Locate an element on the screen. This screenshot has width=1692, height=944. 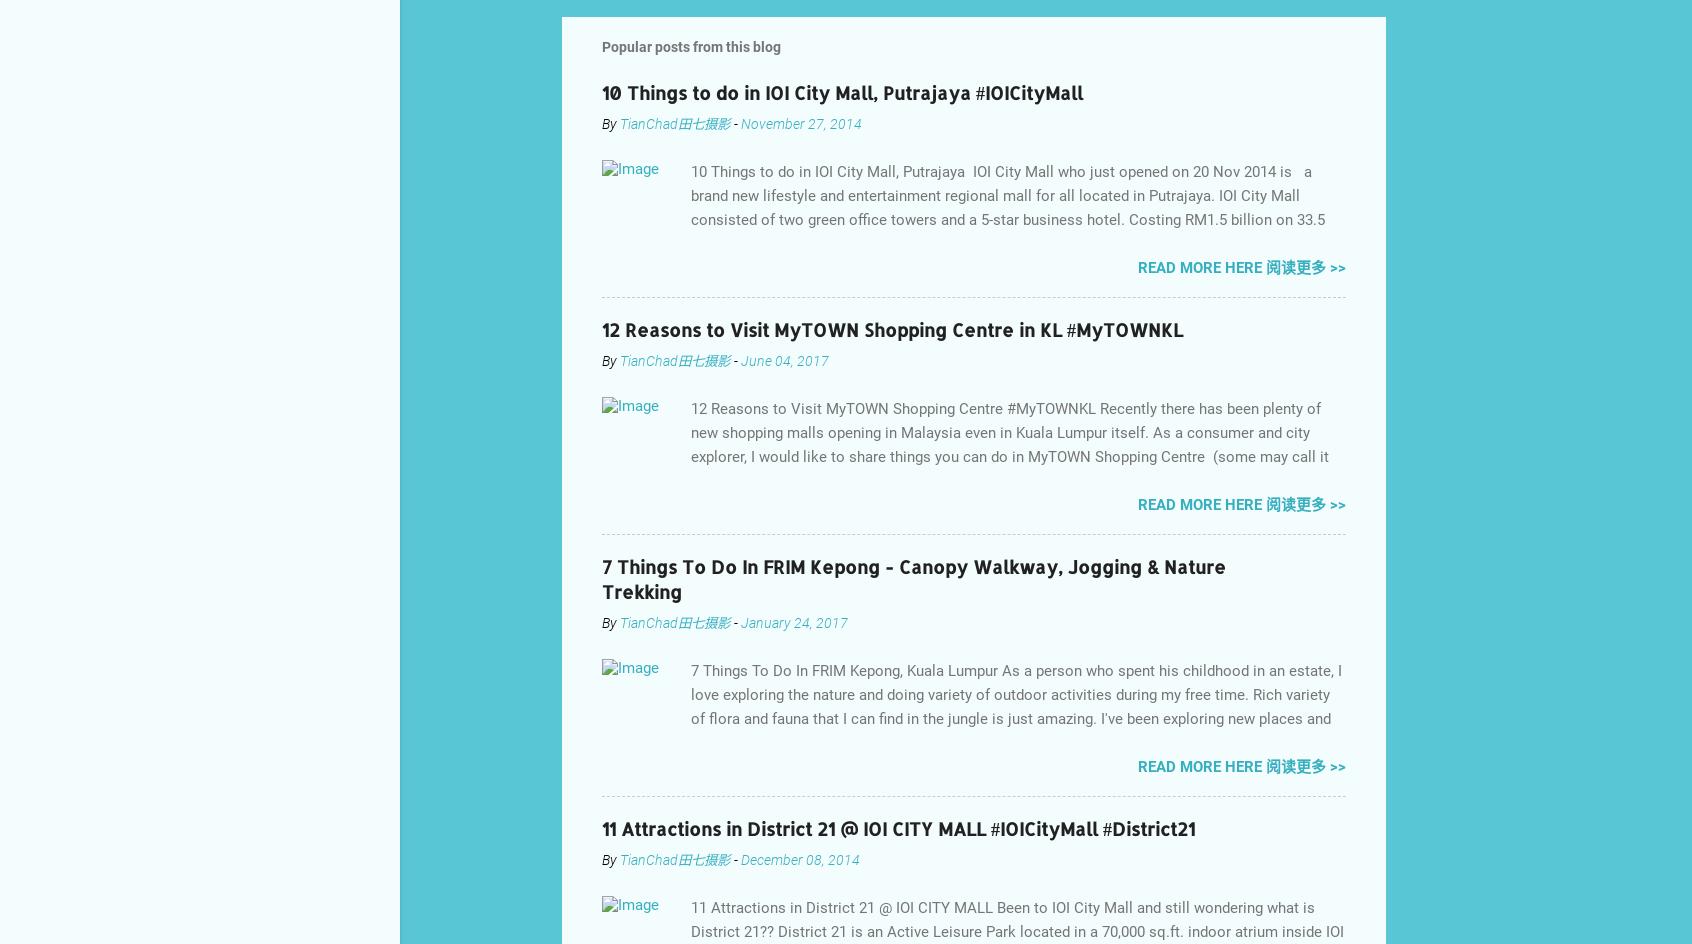
'10 Things to do in IOI City Mall, Putrajaya       IOI City Mall  who just opened on 20 Nov 2014 is   a brand new lifestyle and entertainment regional mall for all located in Putrajaya. IOI City Mall consisted of two green office towers and a 5-star business hotel. Costing RM1.5 billion on 33.5 acres of land, the built-up area is more than 8 million square feet supported by more than 7,200 car park bays over 3 basement levels.      IOI City Mall goto total FOUR levels with 350 specialty shops, anchor tenant includes of Golden Screen Cinemas, Parkson and HomePro. Other highlights of the mall is the Olympic size skating rink - Icescape Ice Rink  and indoor entertainment park called District 21 .  This new shopping mall in town will provides a complete shopping, leisure and dining experience at the South of Klang Valley. Now, let see what you can do in IOI City Mall. Shall we??' is located at coordinates (691, 279).